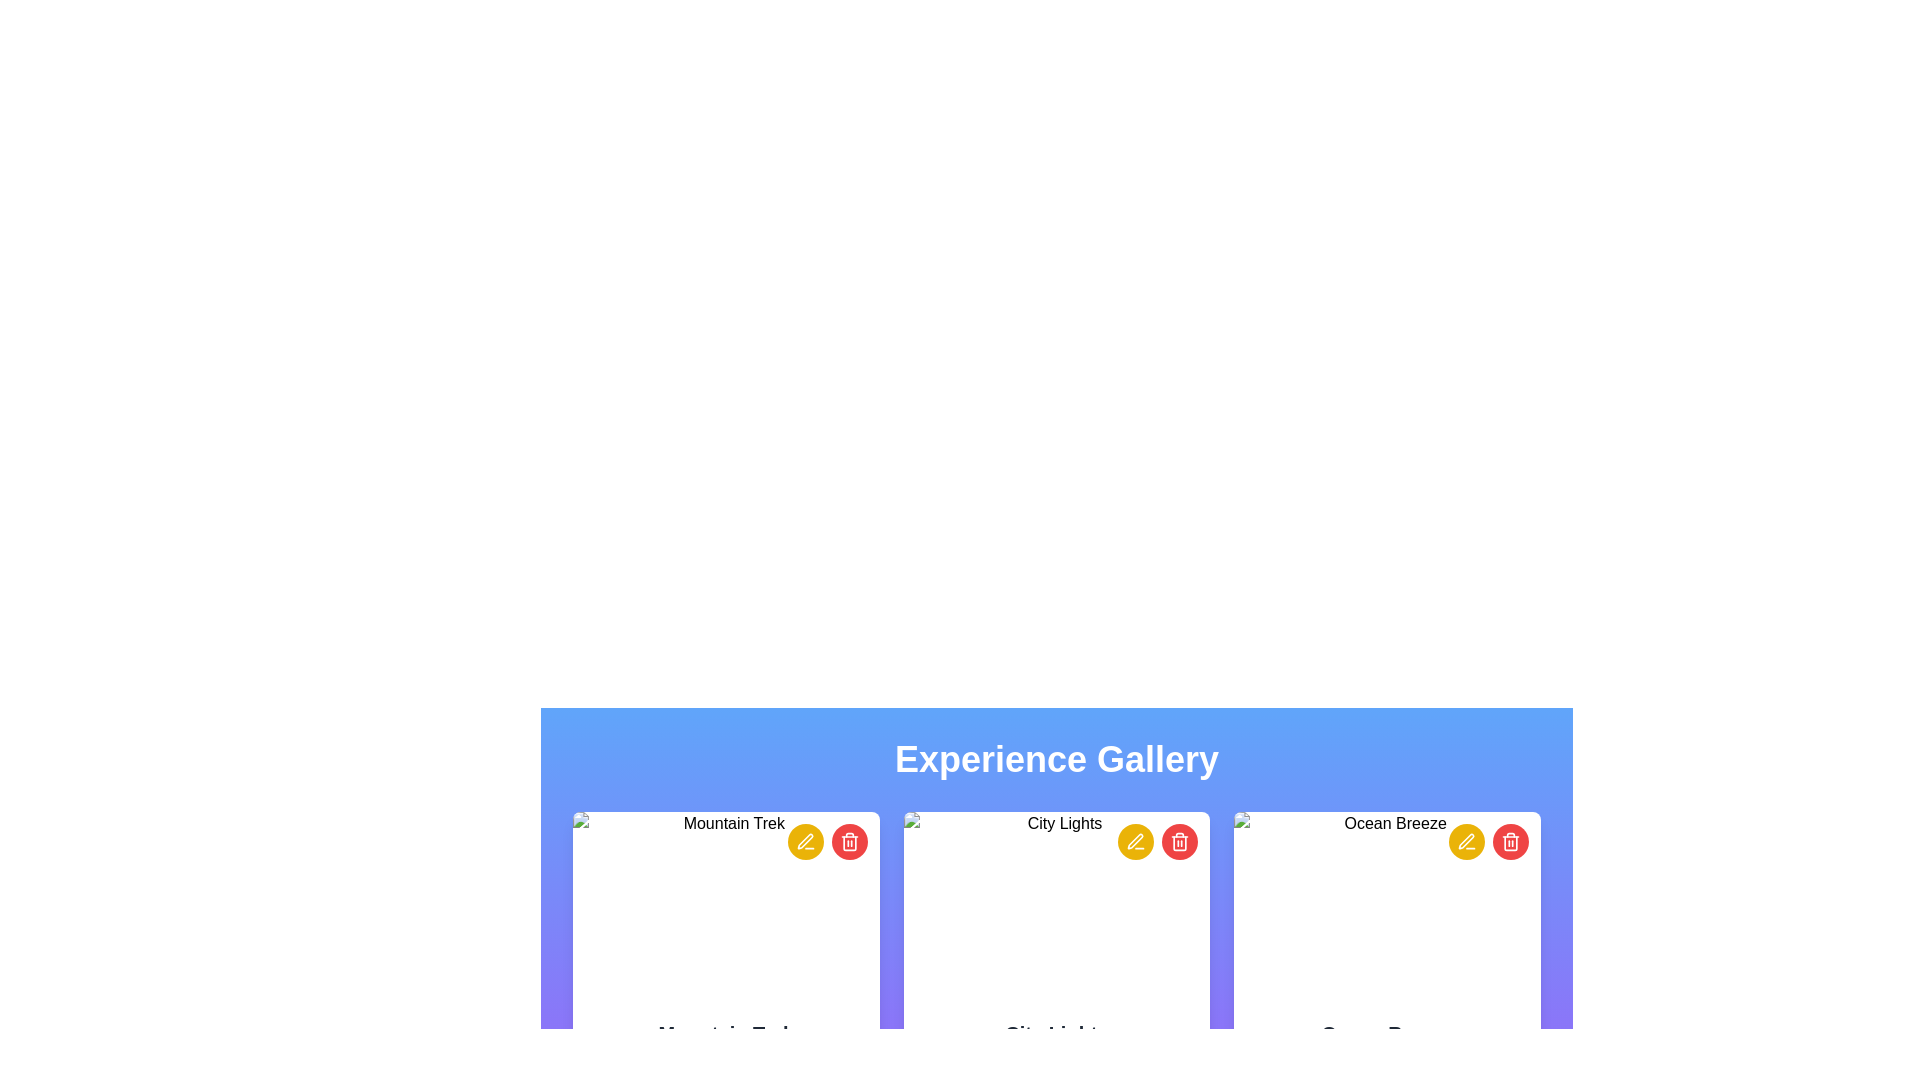 This screenshot has width=1920, height=1080. Describe the element at coordinates (1466, 841) in the screenshot. I see `the edit icon button located to the left of the red trash bin icon within the 'Ocean Breeze' card, which is the third card in the gallery layout` at that location.